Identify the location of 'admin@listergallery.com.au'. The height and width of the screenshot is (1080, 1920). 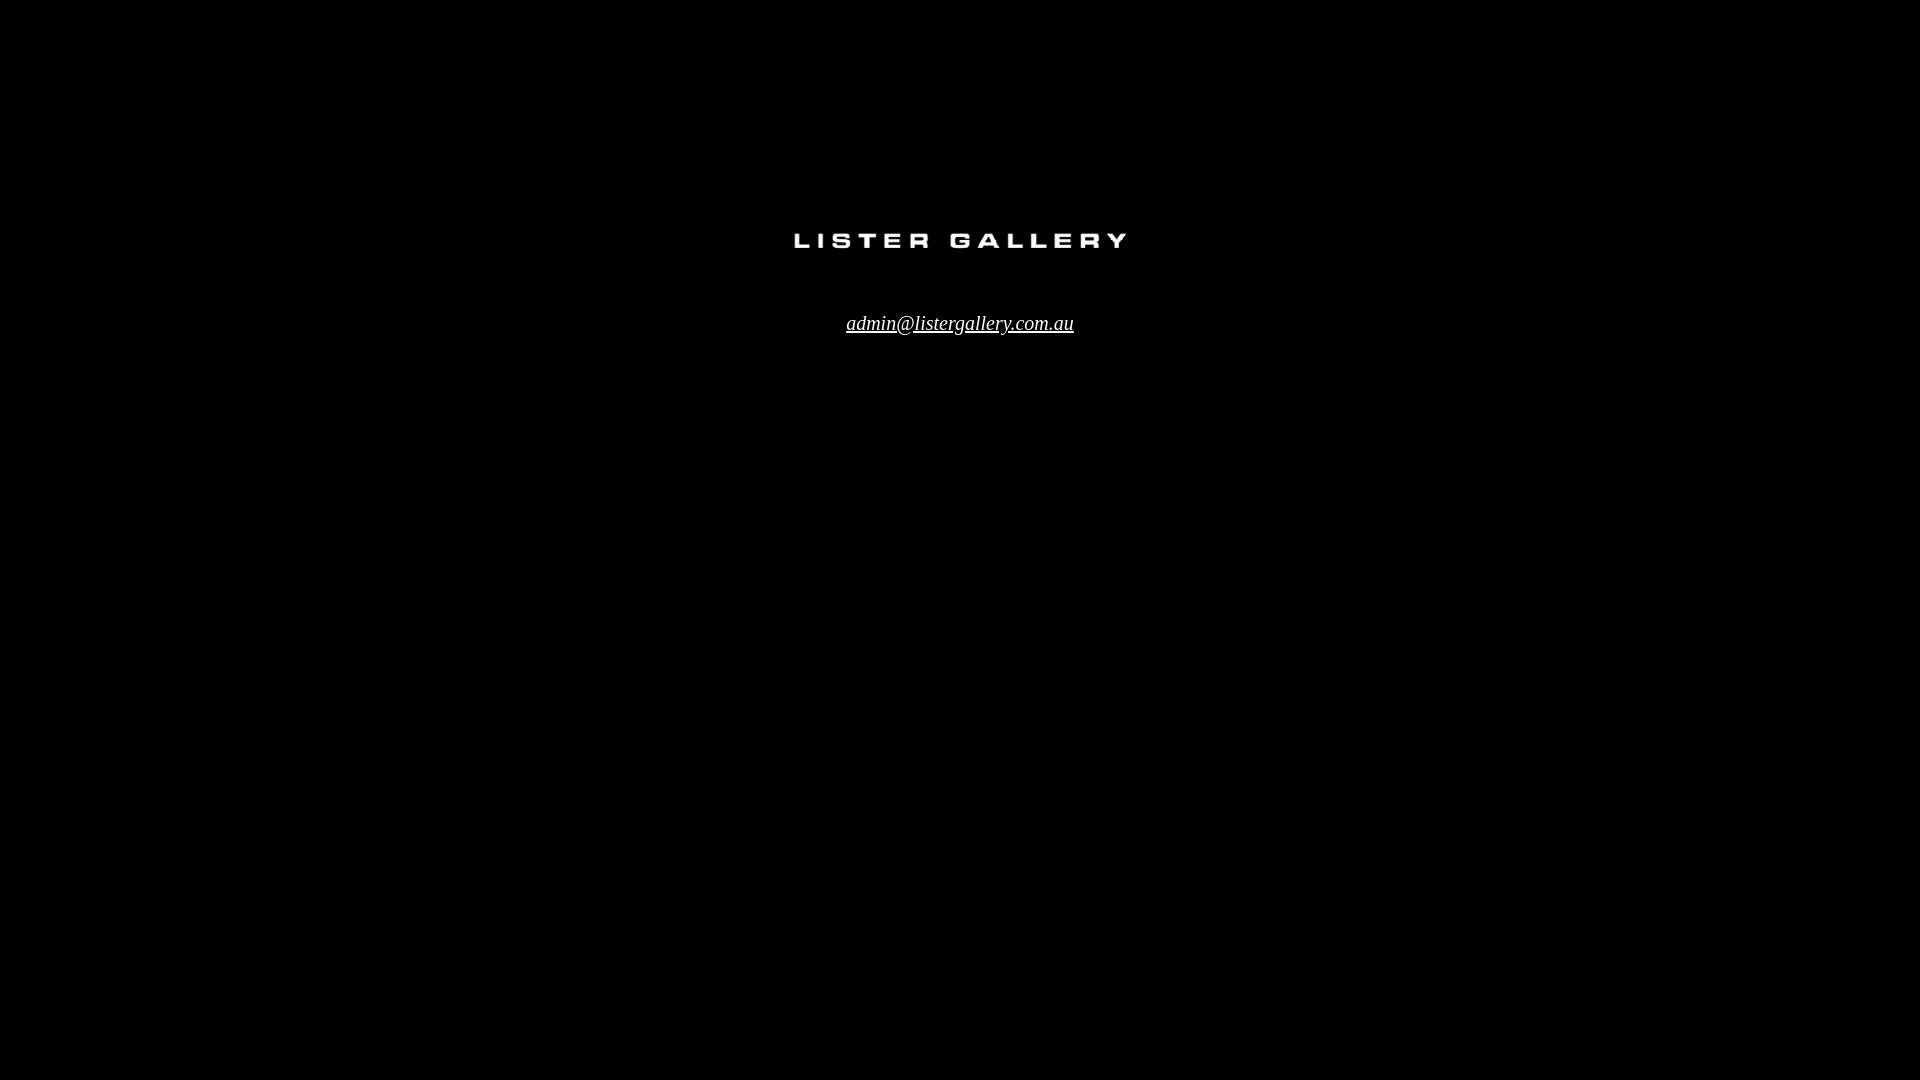
(960, 322).